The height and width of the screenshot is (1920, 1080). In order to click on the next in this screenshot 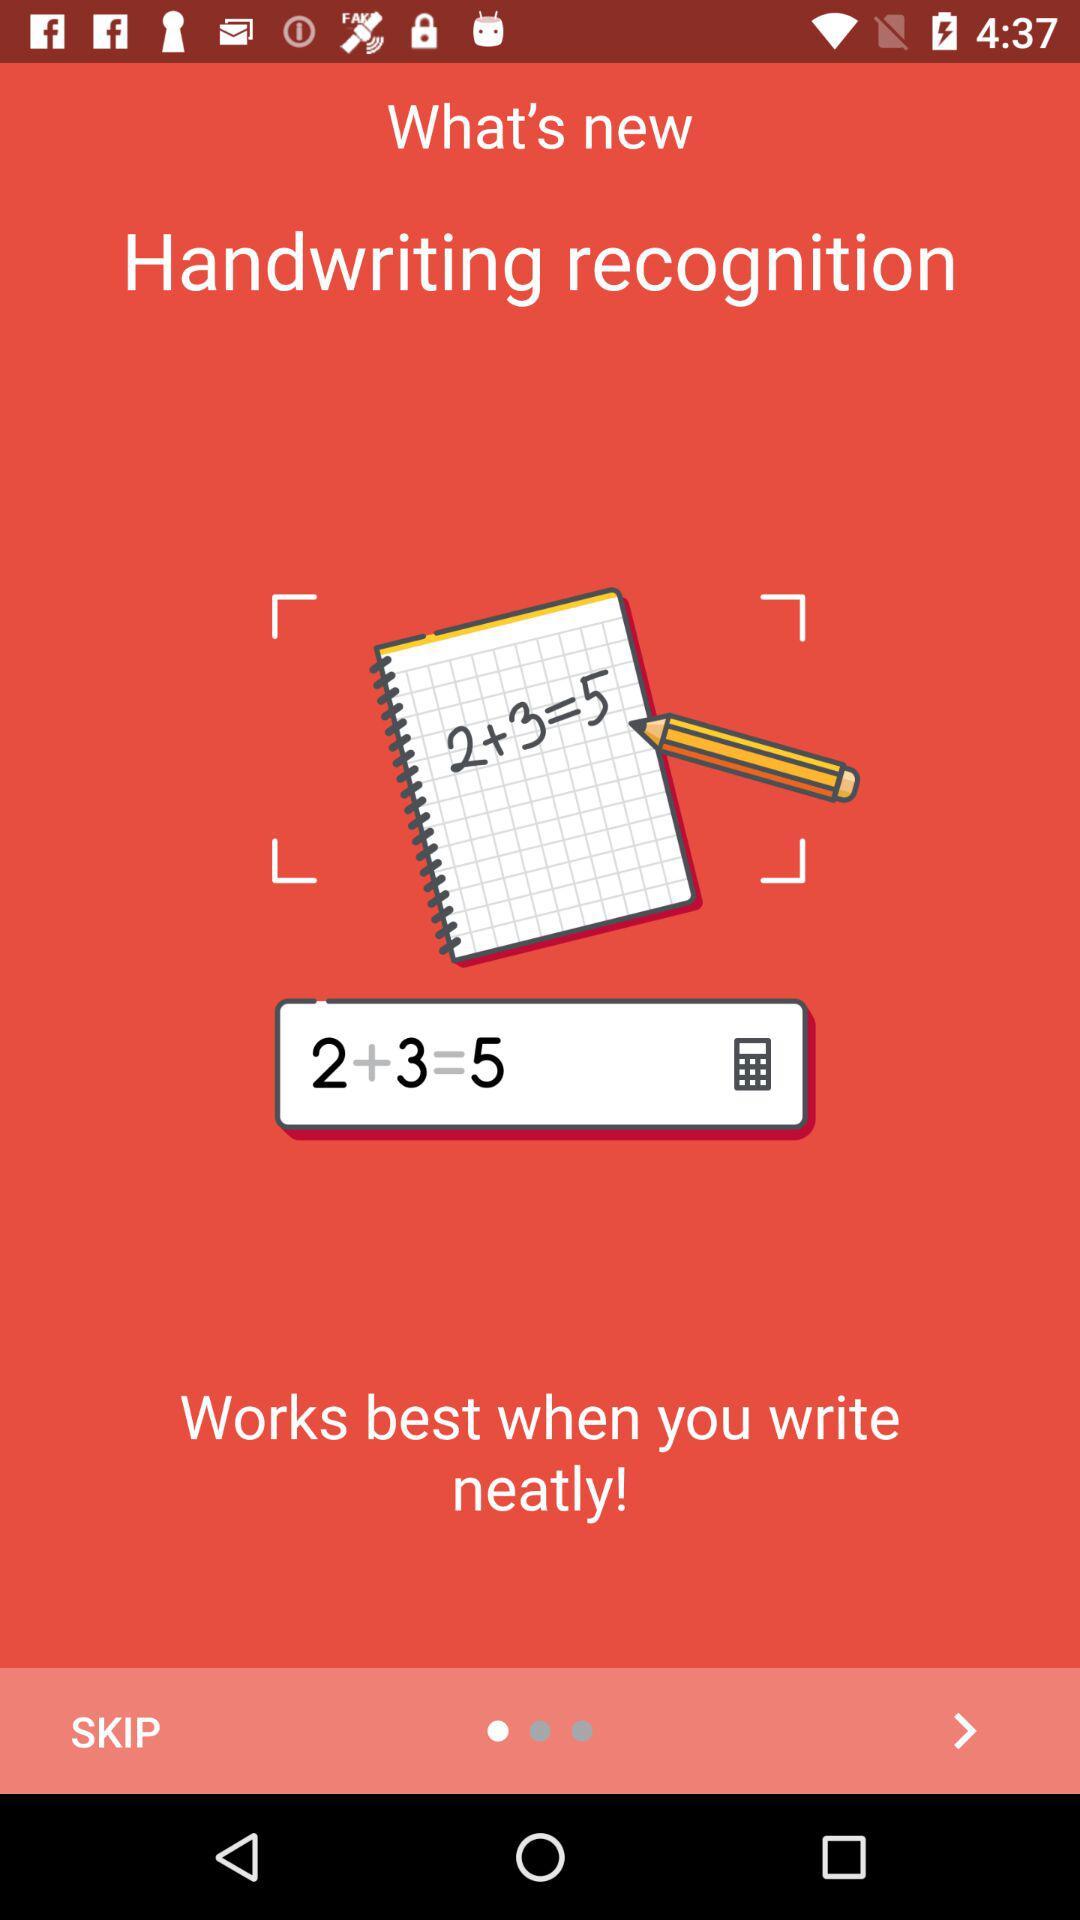, I will do `click(963, 1730)`.